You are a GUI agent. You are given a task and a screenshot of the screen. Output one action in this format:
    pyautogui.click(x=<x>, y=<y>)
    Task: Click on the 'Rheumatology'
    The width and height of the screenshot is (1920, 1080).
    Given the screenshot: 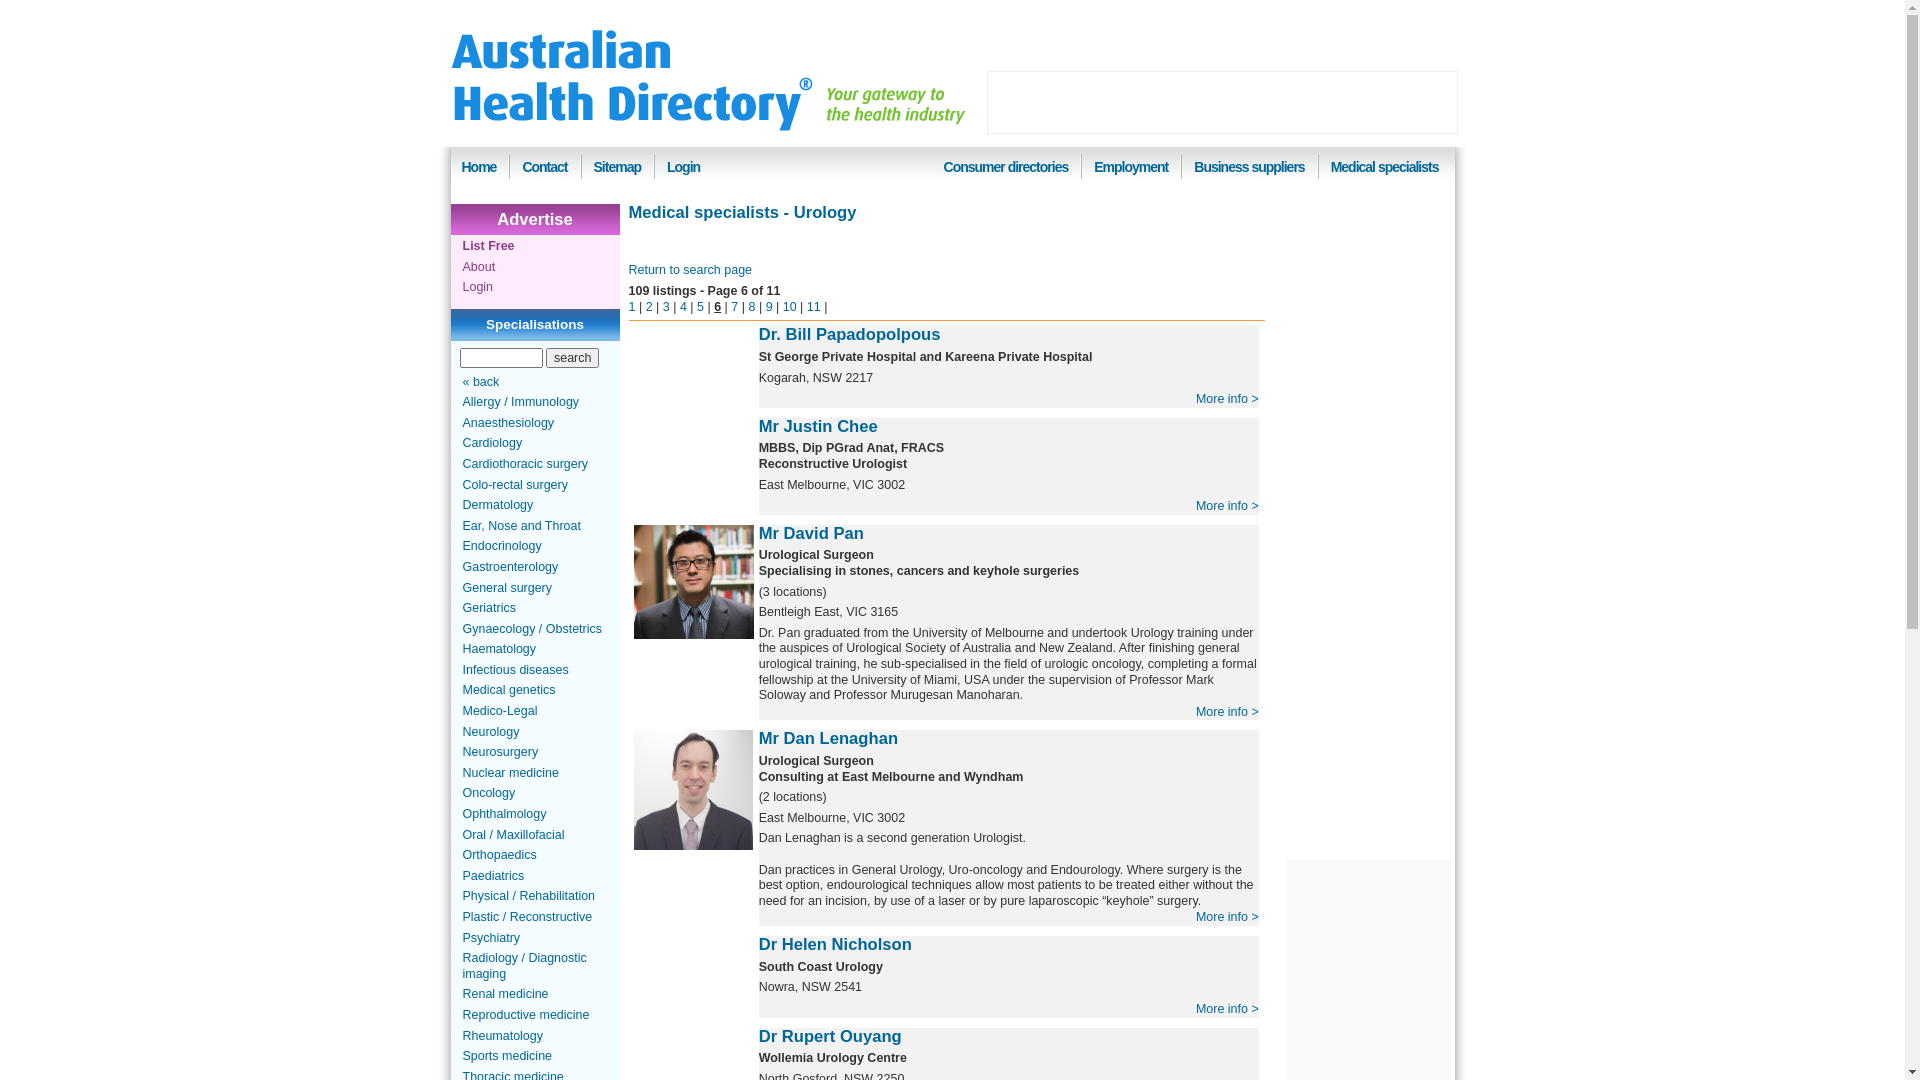 What is the action you would take?
    pyautogui.click(x=502, y=1035)
    